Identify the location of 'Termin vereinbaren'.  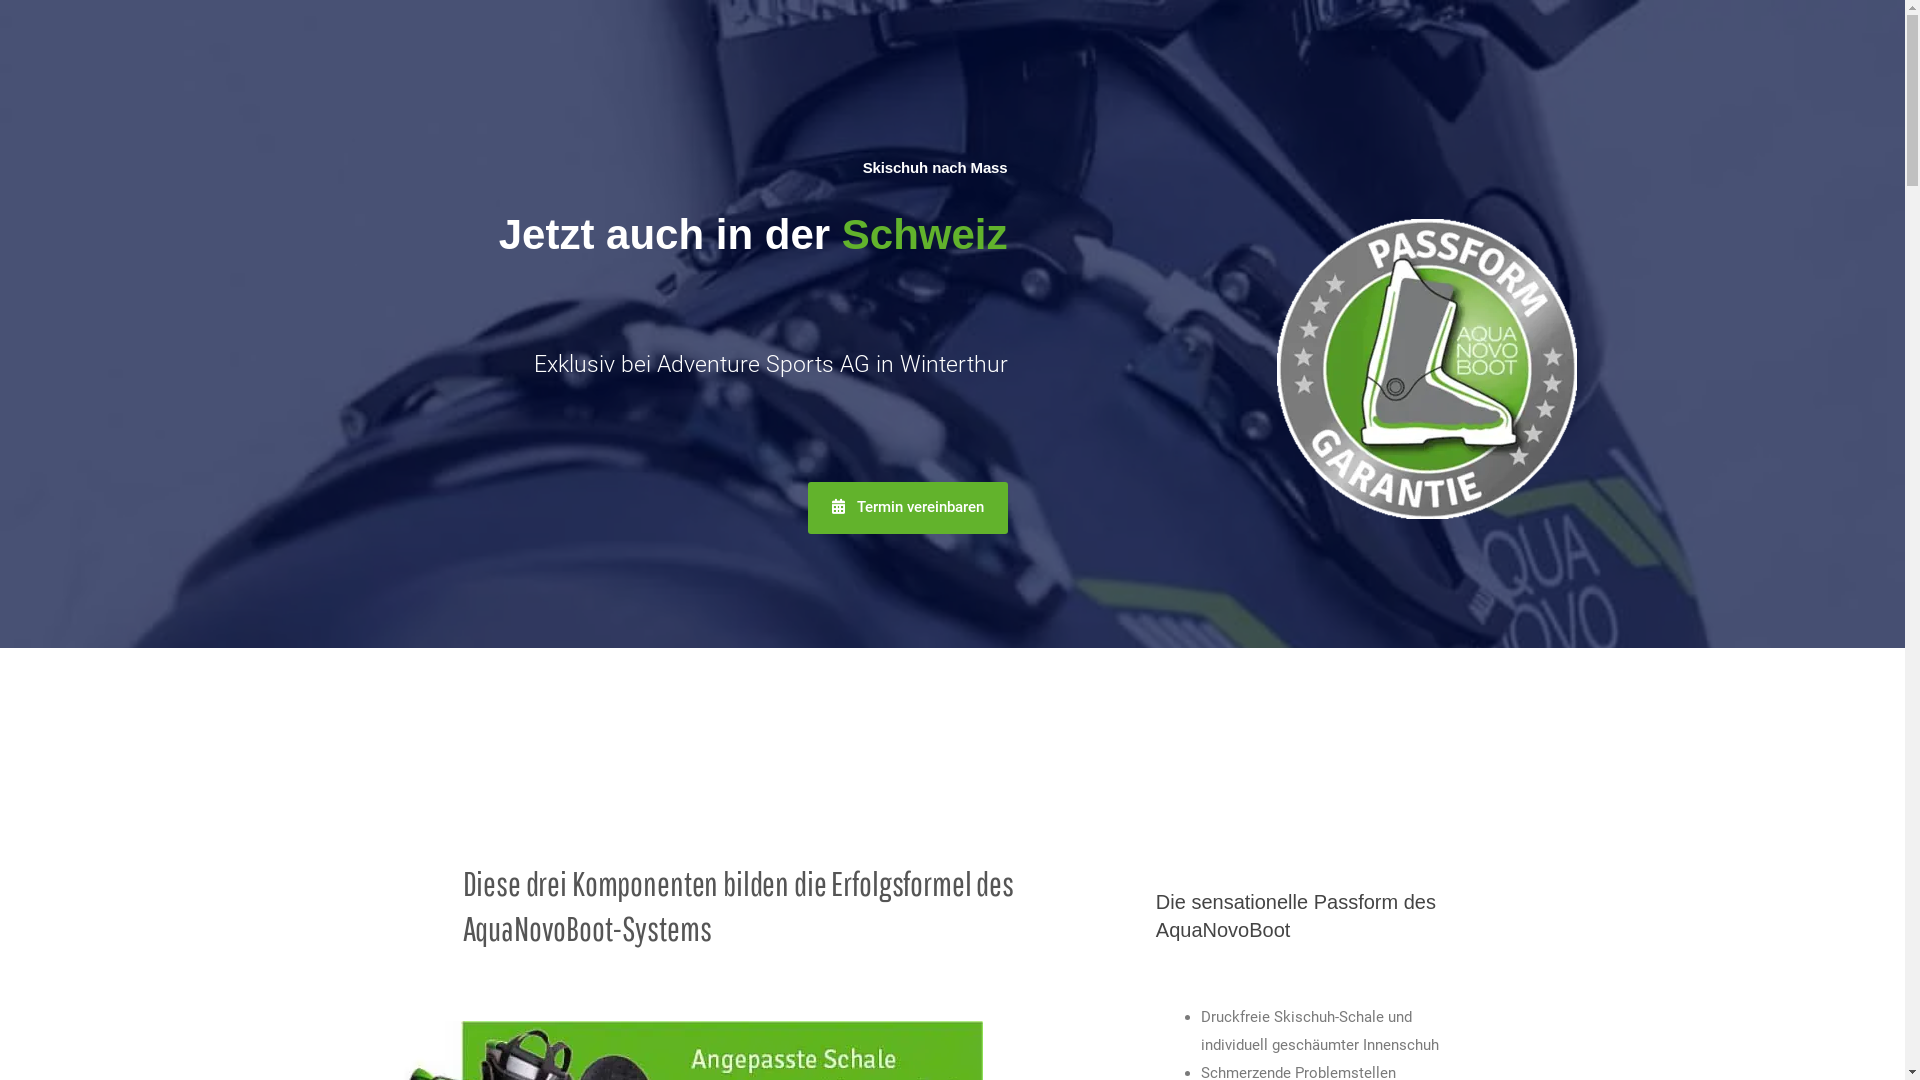
(807, 507).